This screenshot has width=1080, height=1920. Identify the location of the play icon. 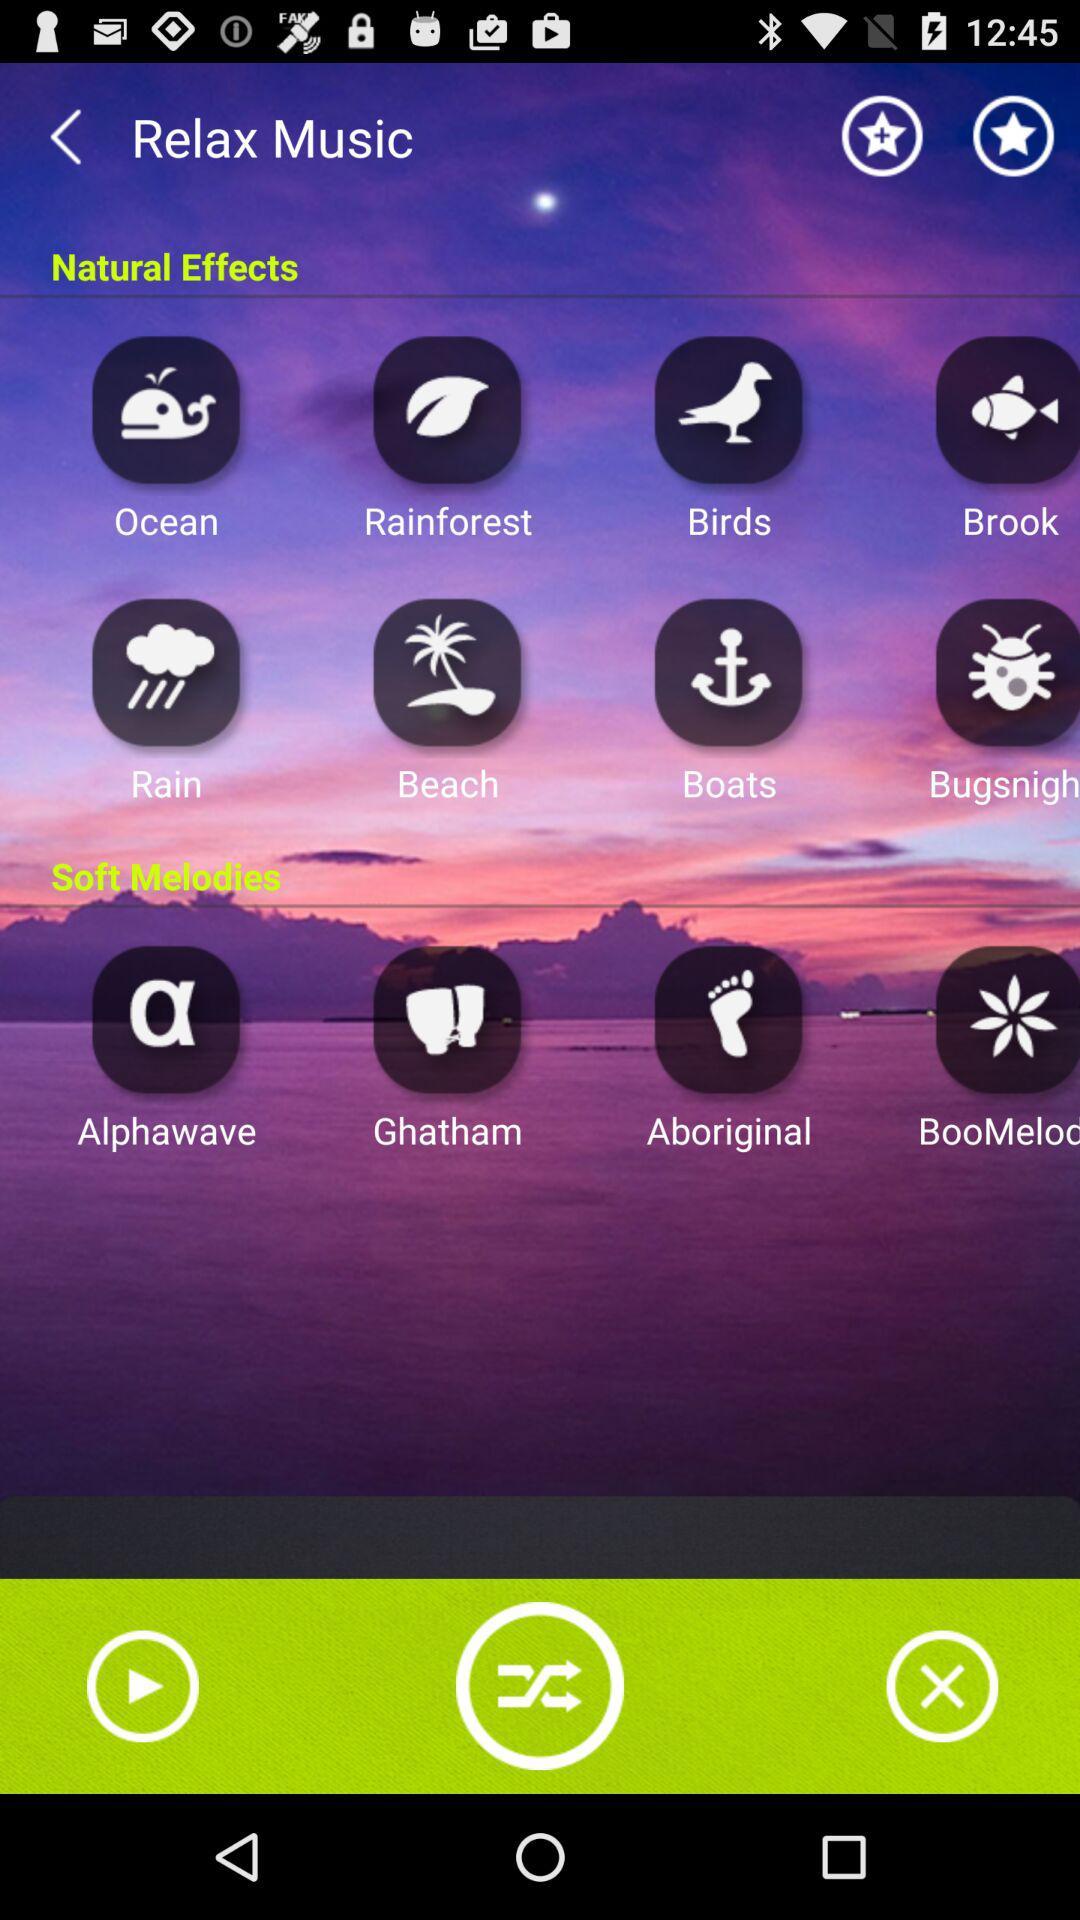
(141, 1804).